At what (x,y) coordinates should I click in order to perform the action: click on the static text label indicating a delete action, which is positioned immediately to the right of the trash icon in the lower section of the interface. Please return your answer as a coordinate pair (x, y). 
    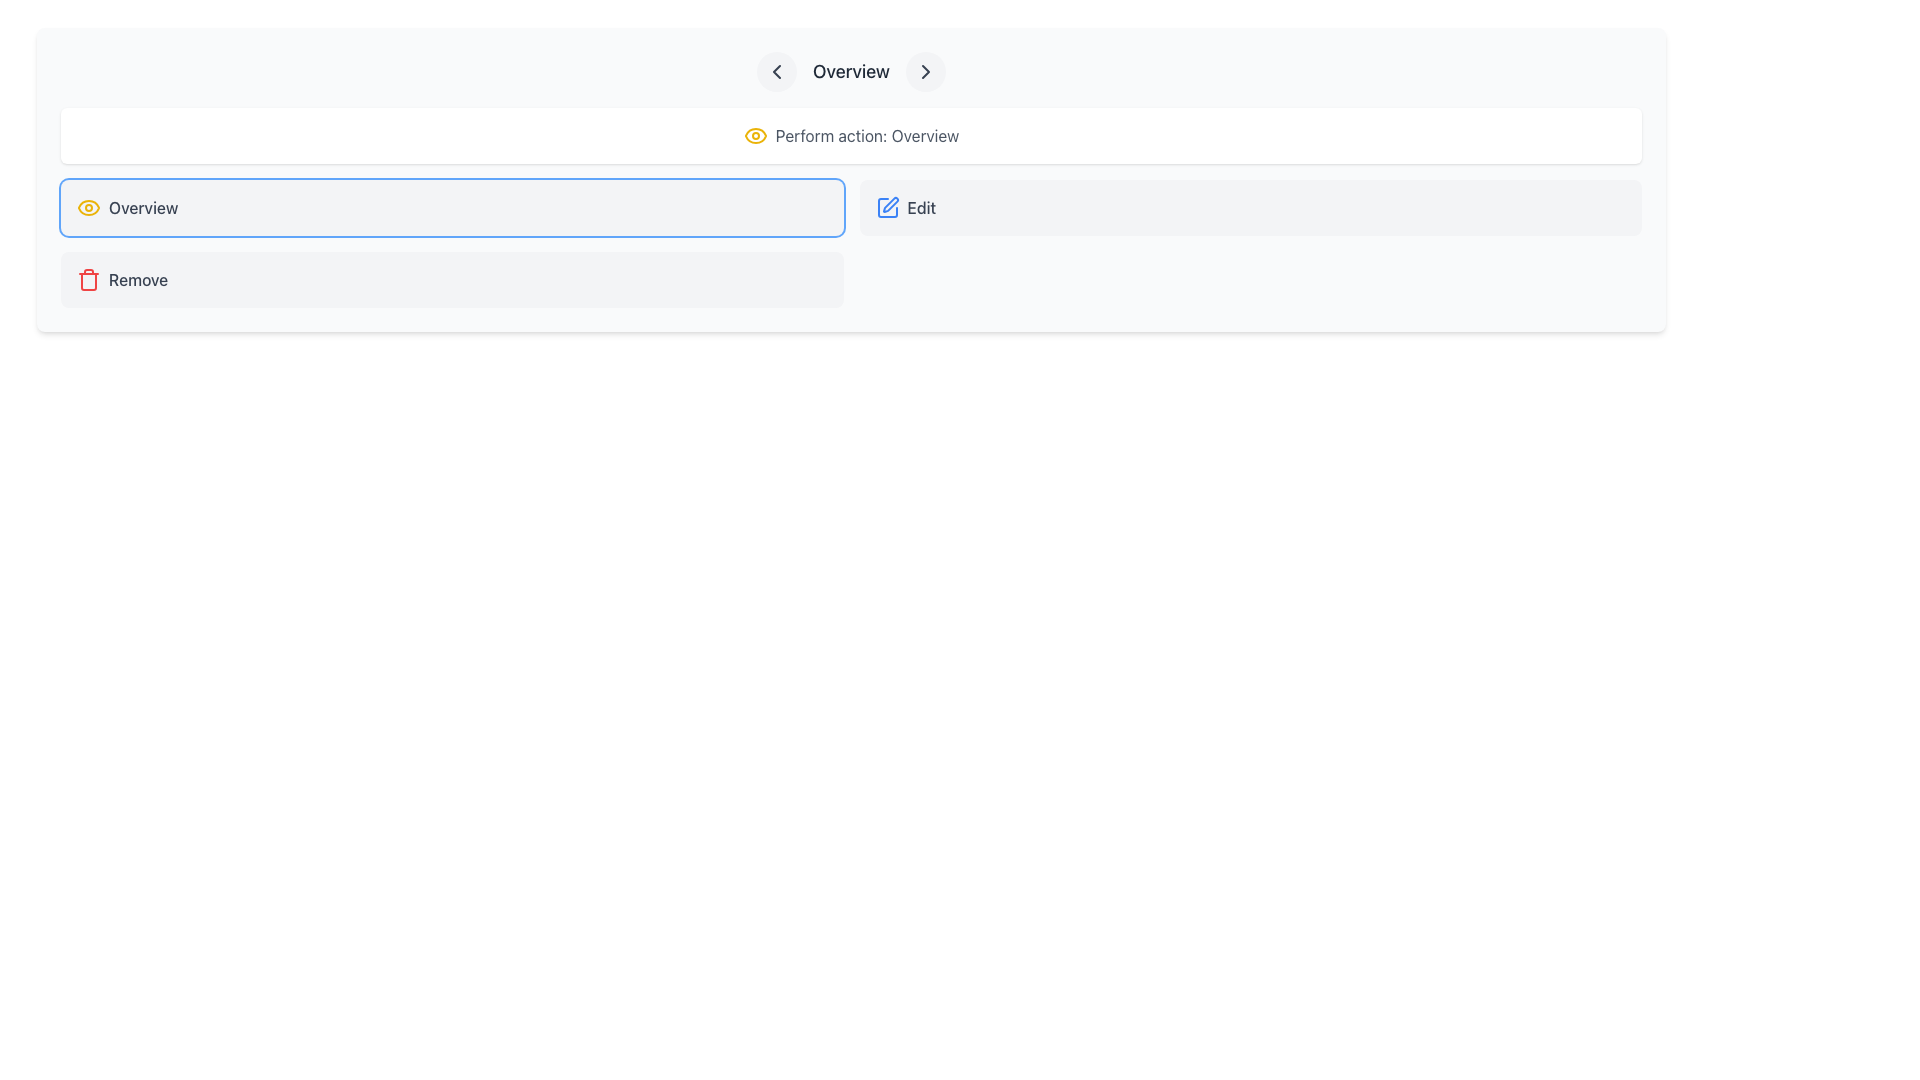
    Looking at the image, I should click on (137, 280).